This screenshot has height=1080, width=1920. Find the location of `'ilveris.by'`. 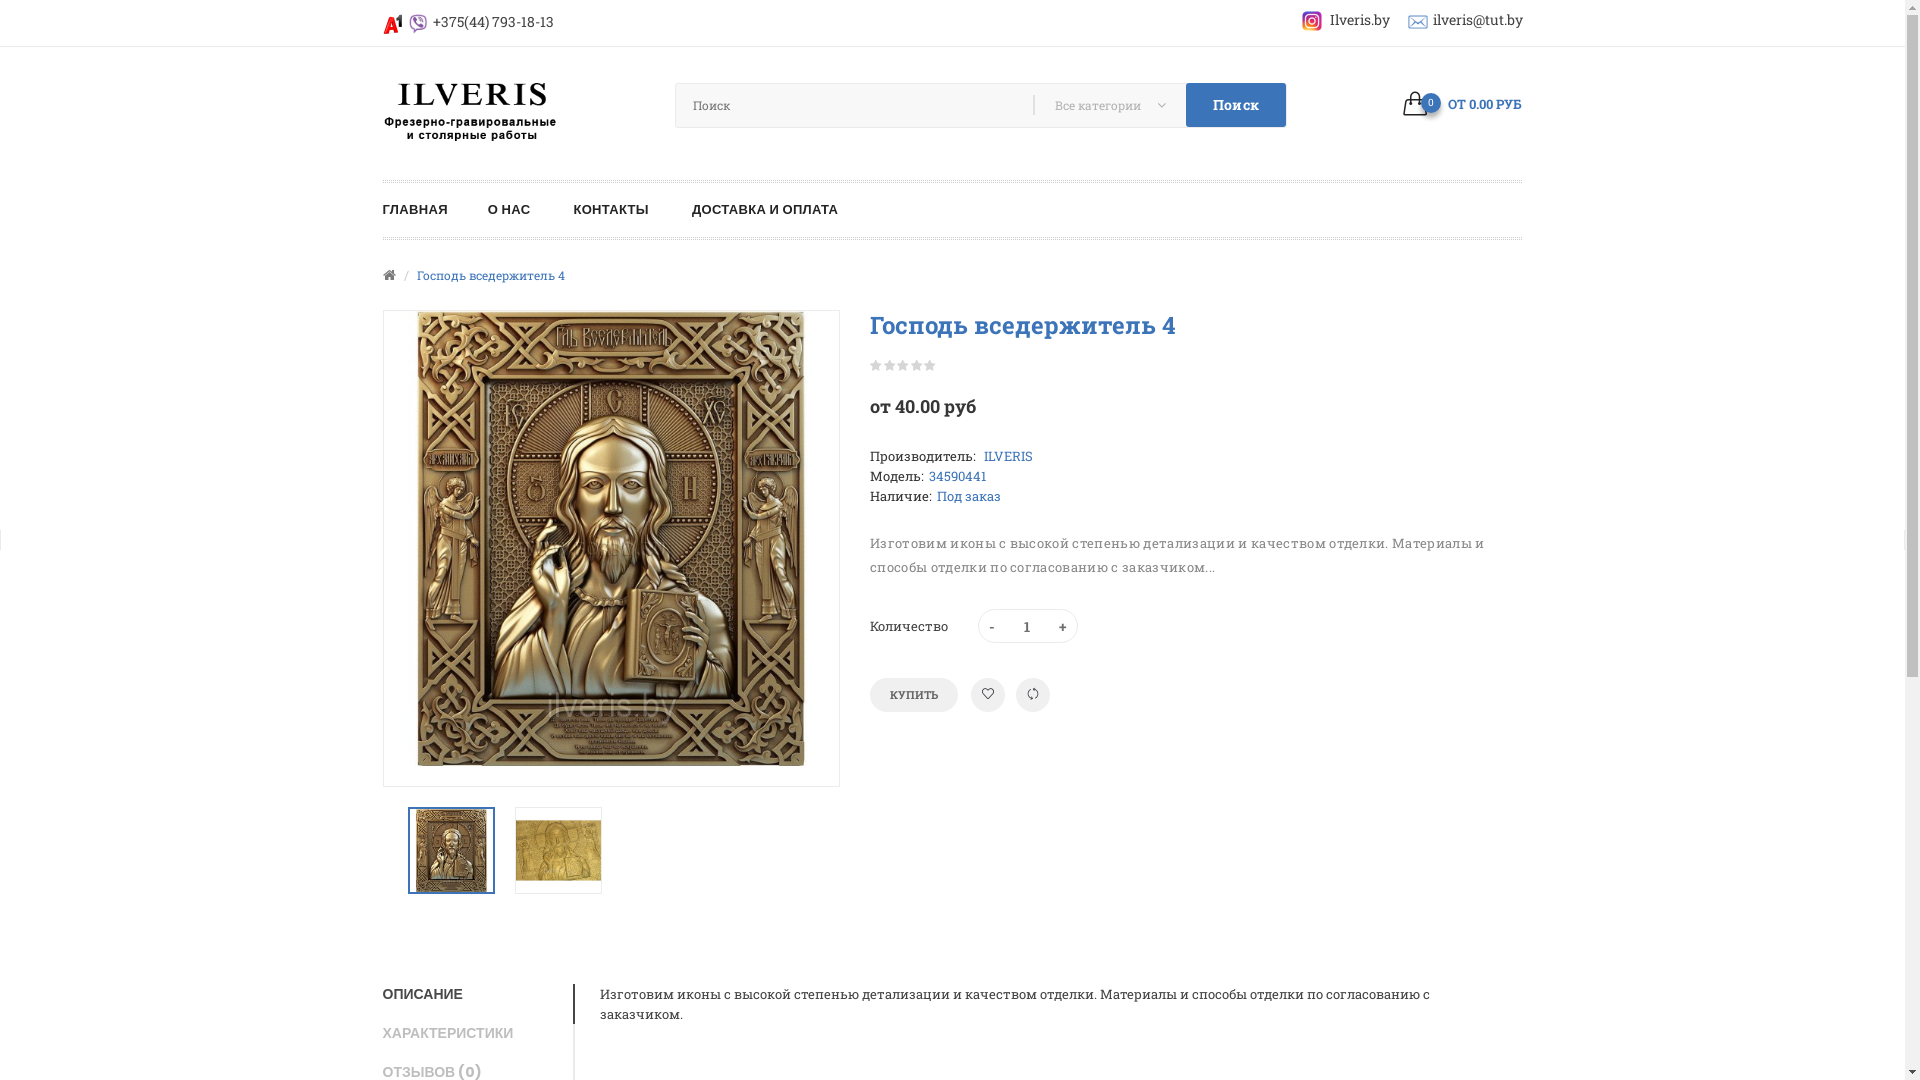

'ilveris.by' is located at coordinates (382, 111).